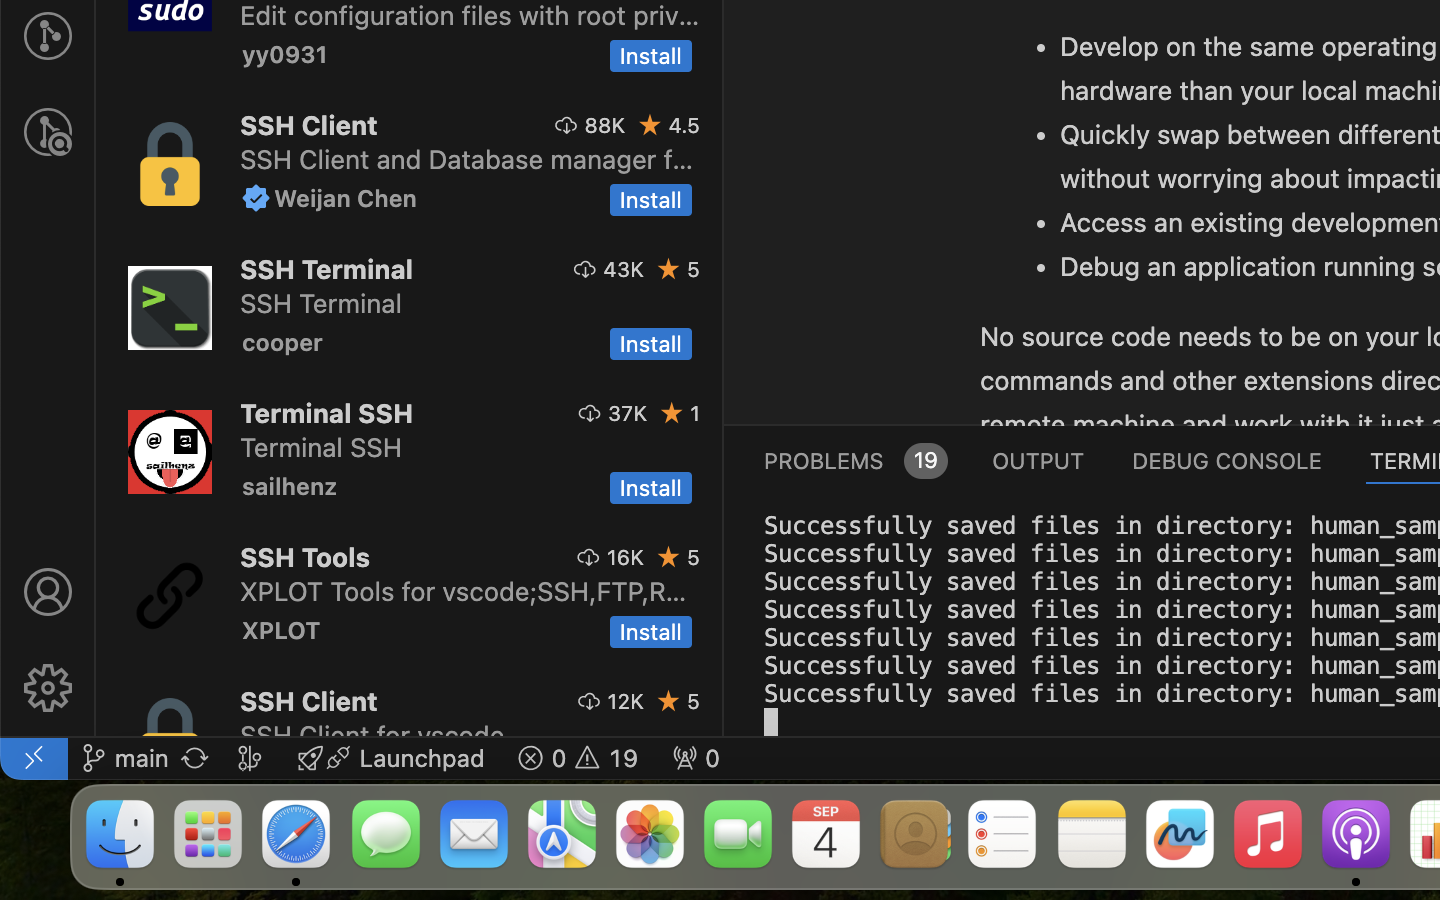 Image resolution: width=1440 pixels, height=900 pixels. What do you see at coordinates (46, 592) in the screenshot?
I see `''` at bounding box center [46, 592].